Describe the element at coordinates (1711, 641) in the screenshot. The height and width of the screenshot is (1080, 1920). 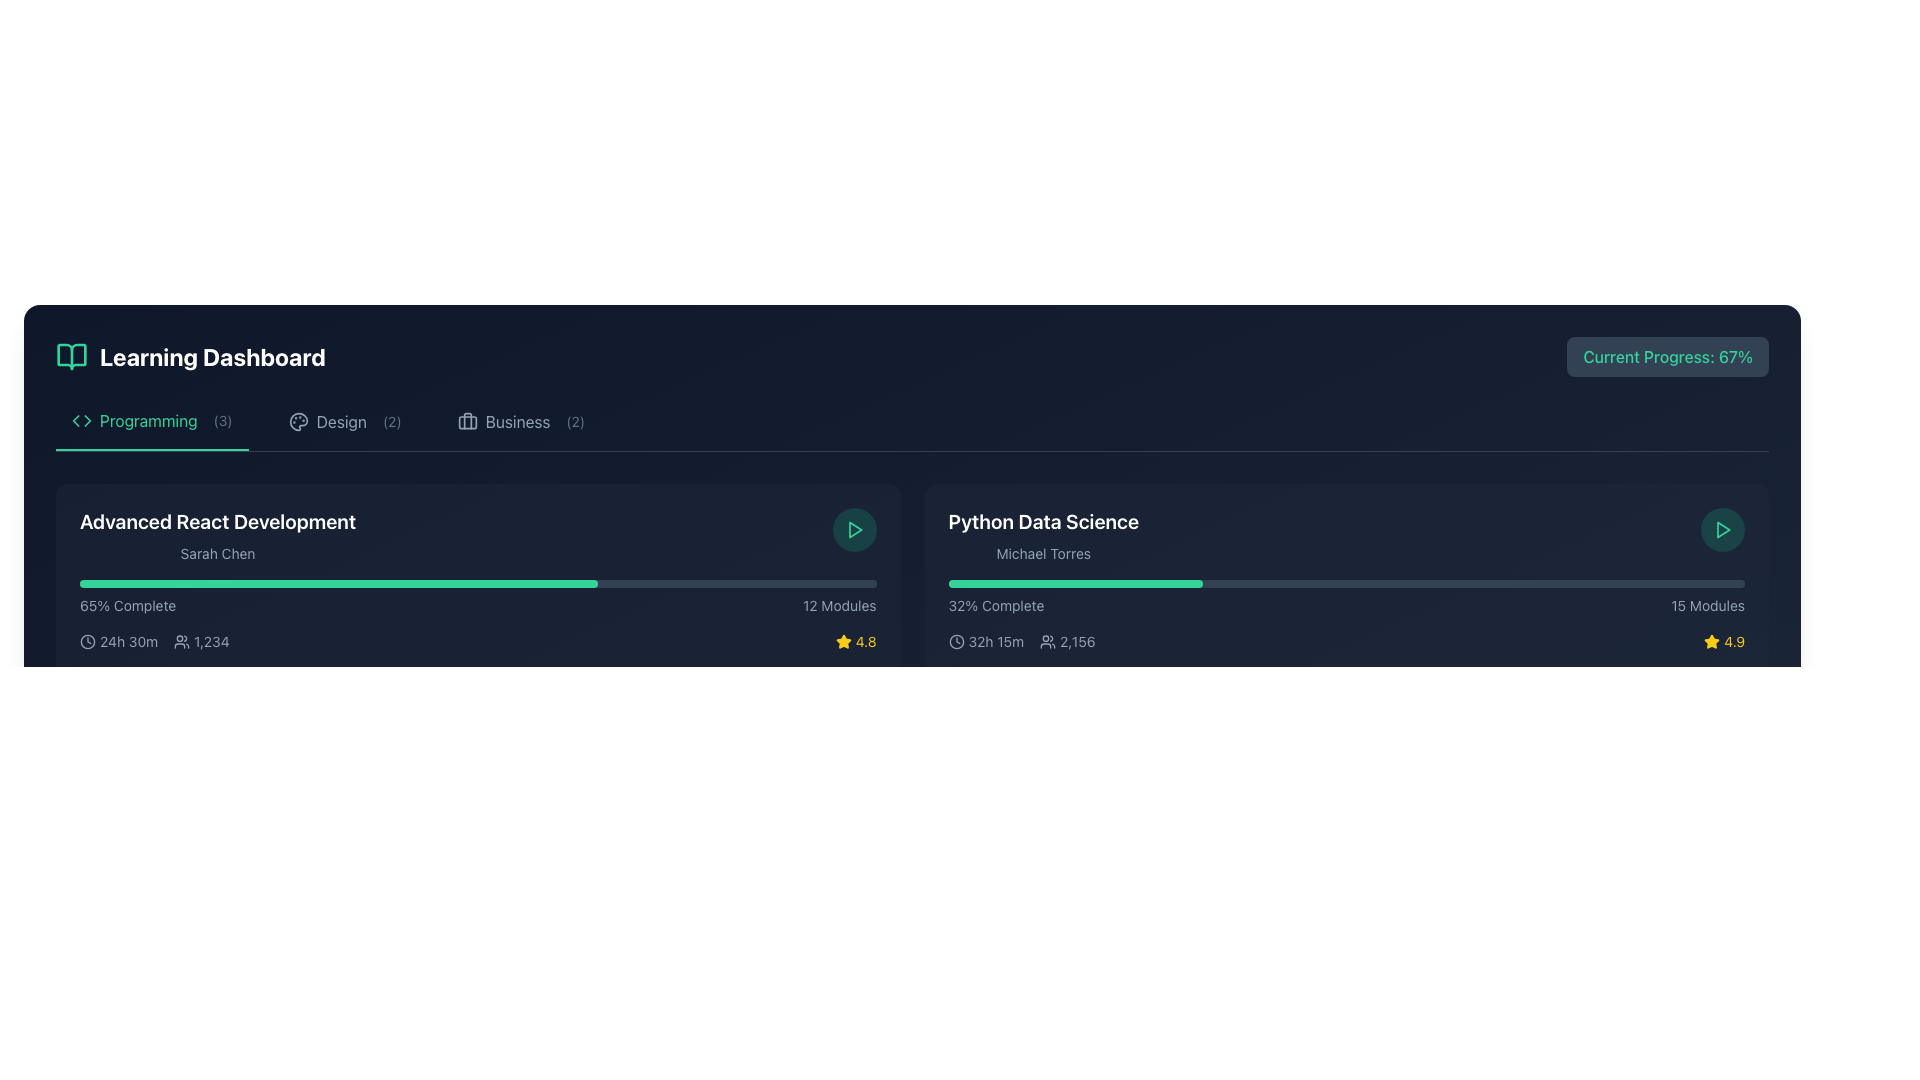
I see `the star icon with a yellow fill located at the bottom-right corner of the 'Python Data Science' card, next to the numerical rating '4.9'` at that location.